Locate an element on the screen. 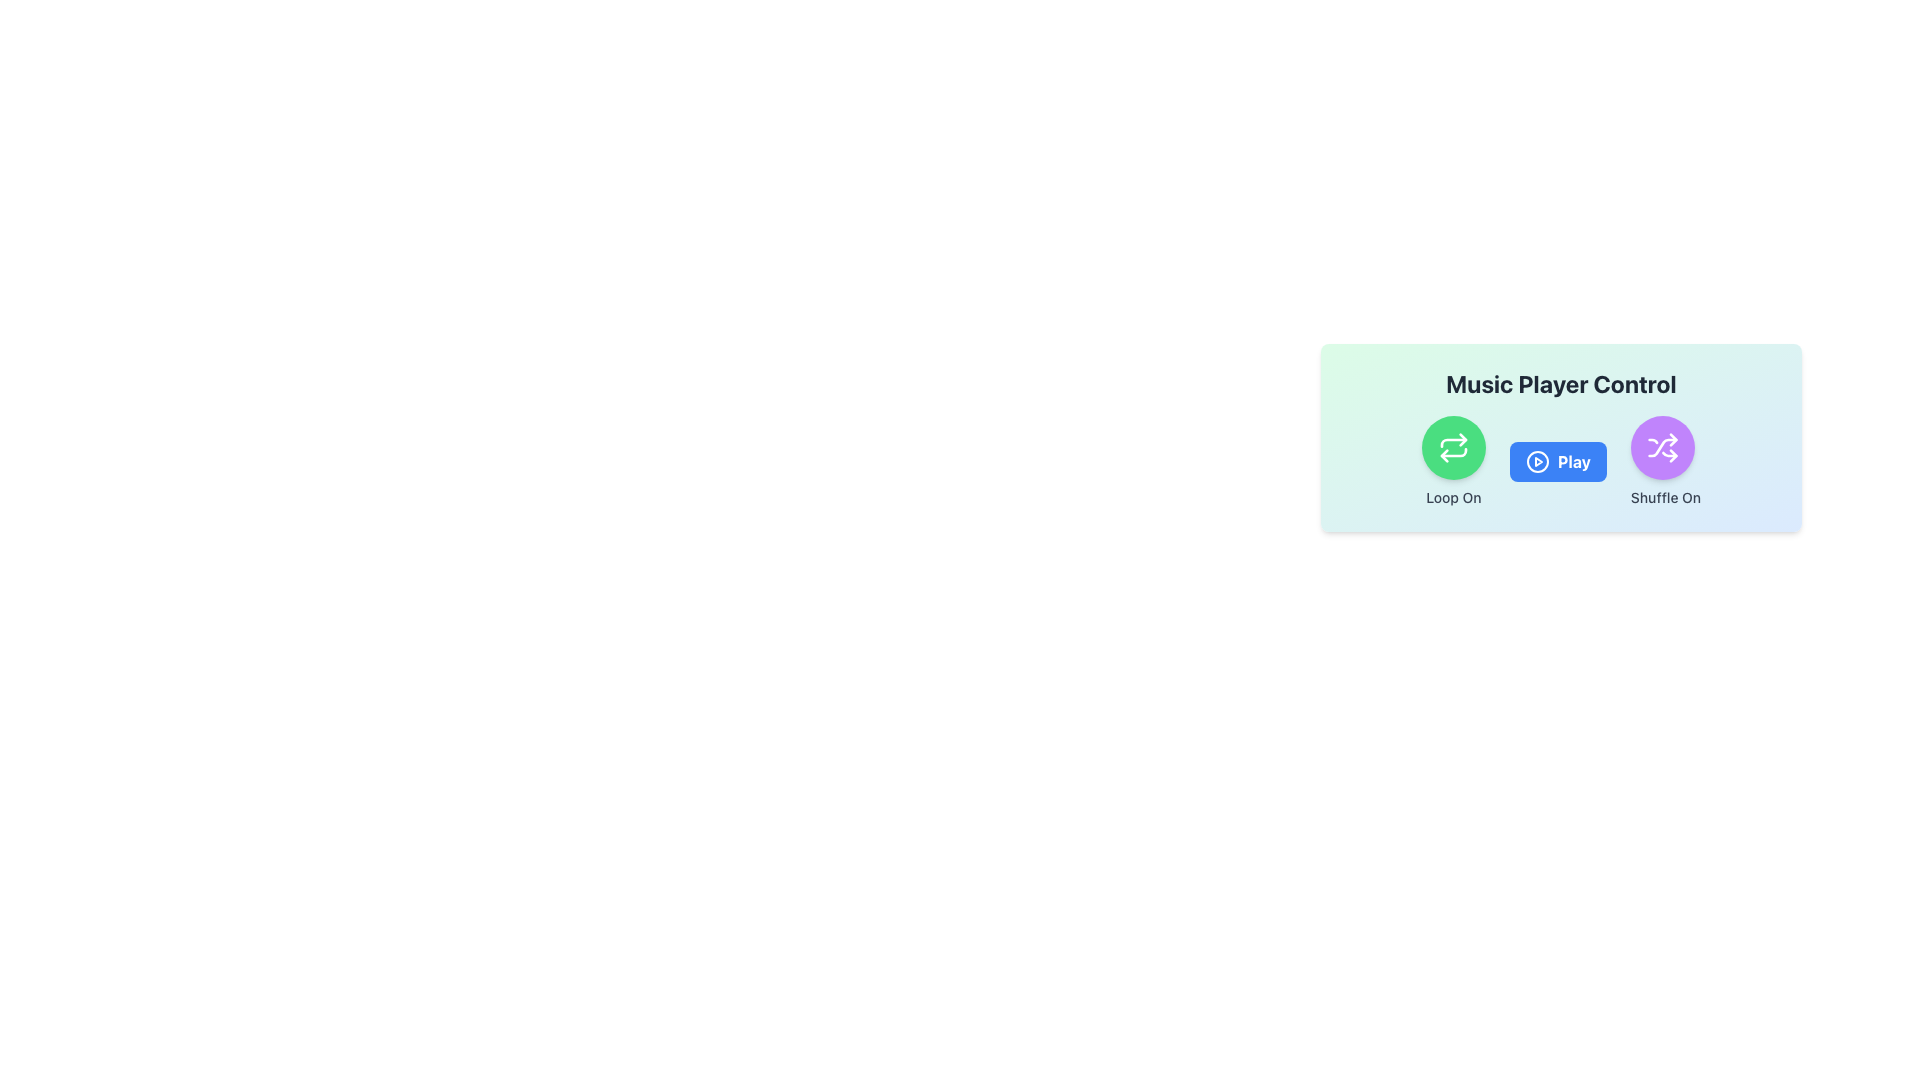  the second graphical component of the 'Loop On' button icon in the top-left segment of the Music Player Control panel is located at coordinates (1453, 442).